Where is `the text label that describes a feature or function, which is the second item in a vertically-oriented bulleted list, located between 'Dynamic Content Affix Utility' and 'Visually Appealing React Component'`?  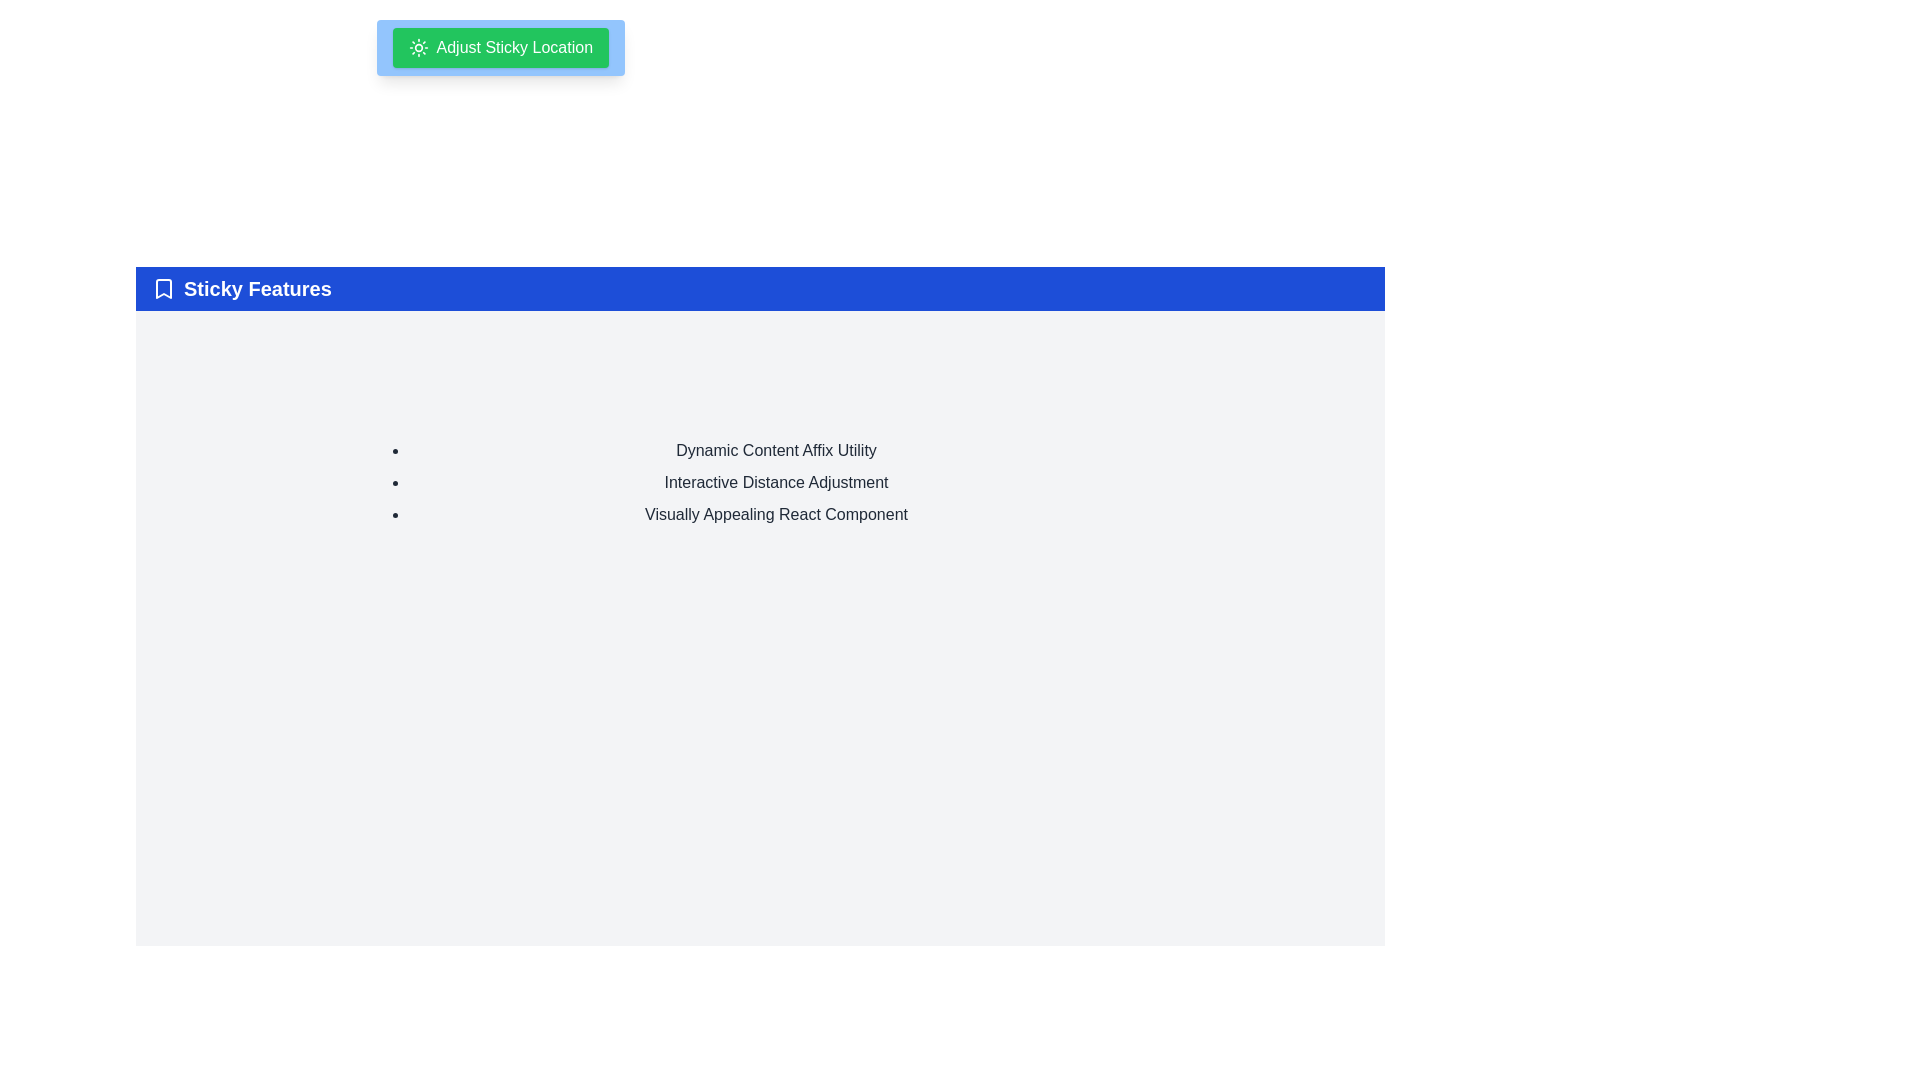
the text label that describes a feature or function, which is the second item in a vertically-oriented bulleted list, located between 'Dynamic Content Affix Utility' and 'Visually Appealing React Component' is located at coordinates (775, 482).